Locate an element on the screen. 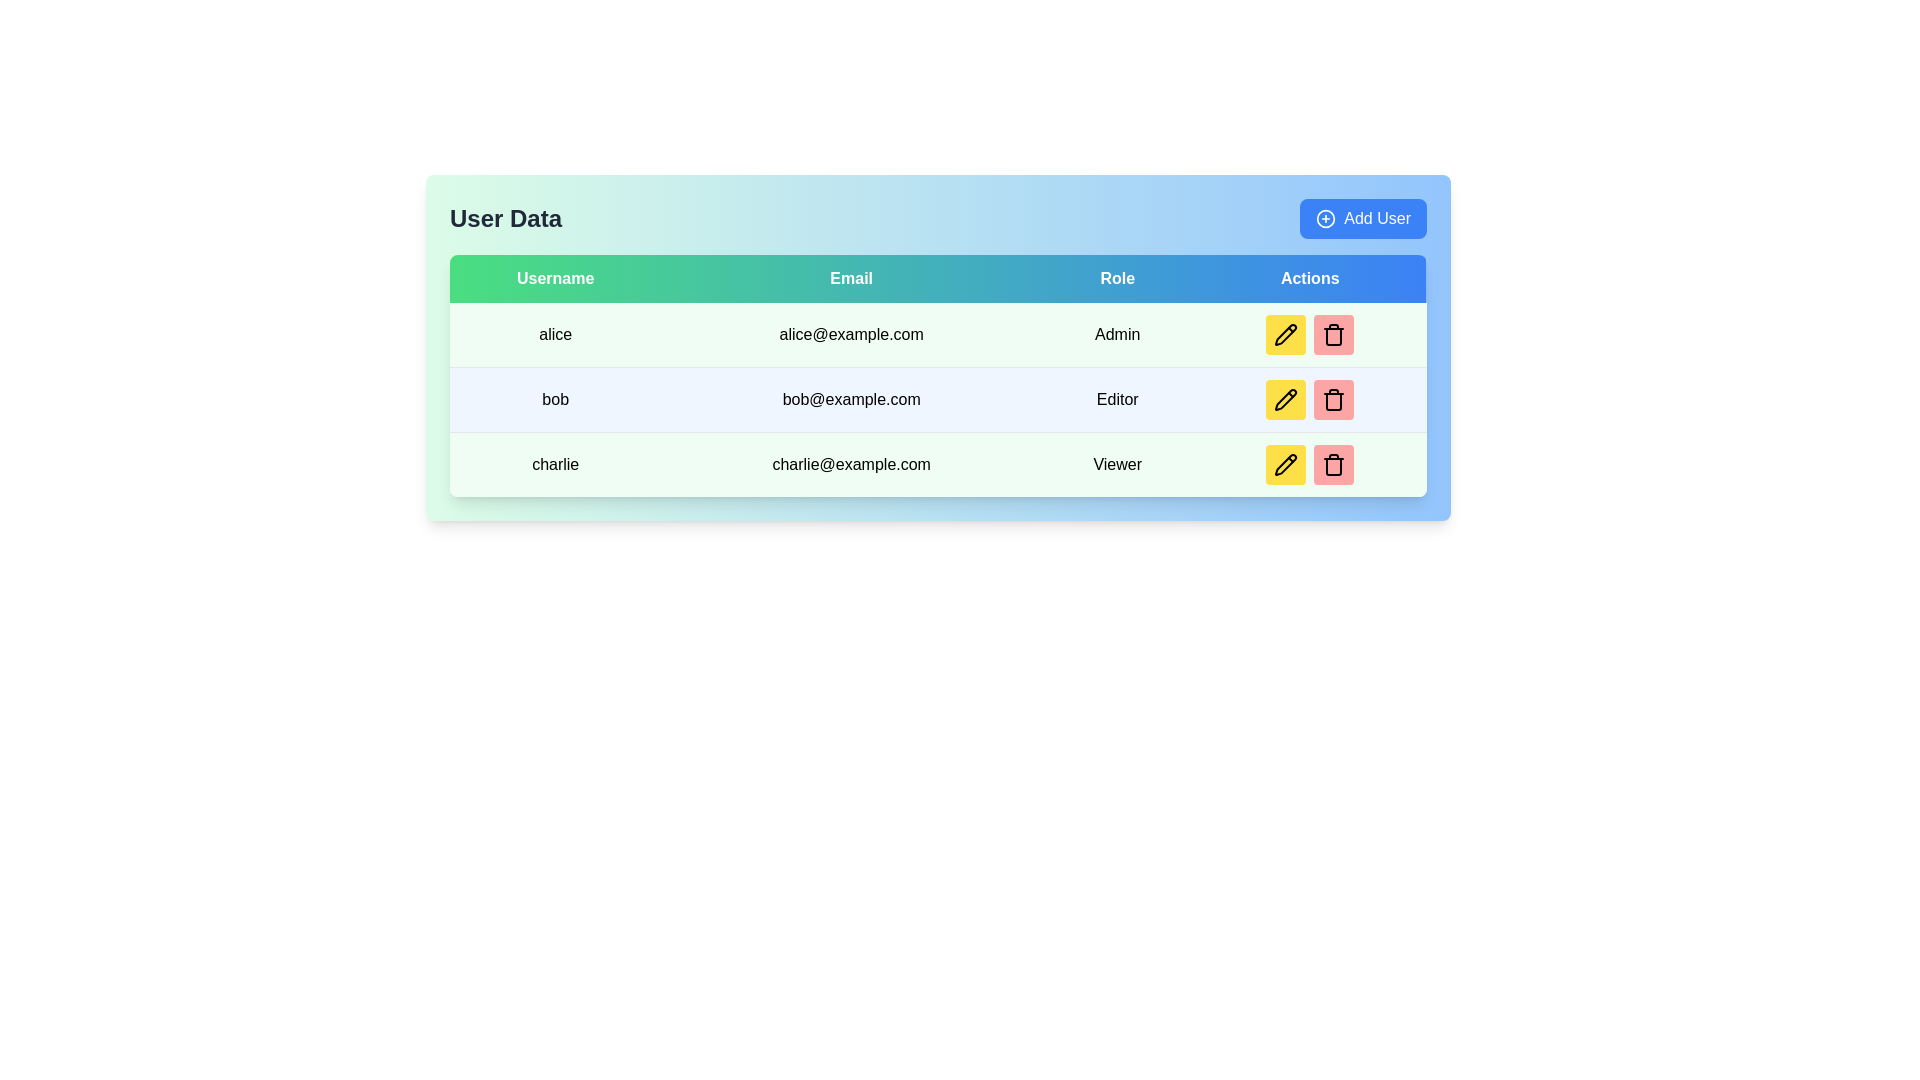  the central body of the outlined trash bin icon segment located is located at coordinates (1334, 335).